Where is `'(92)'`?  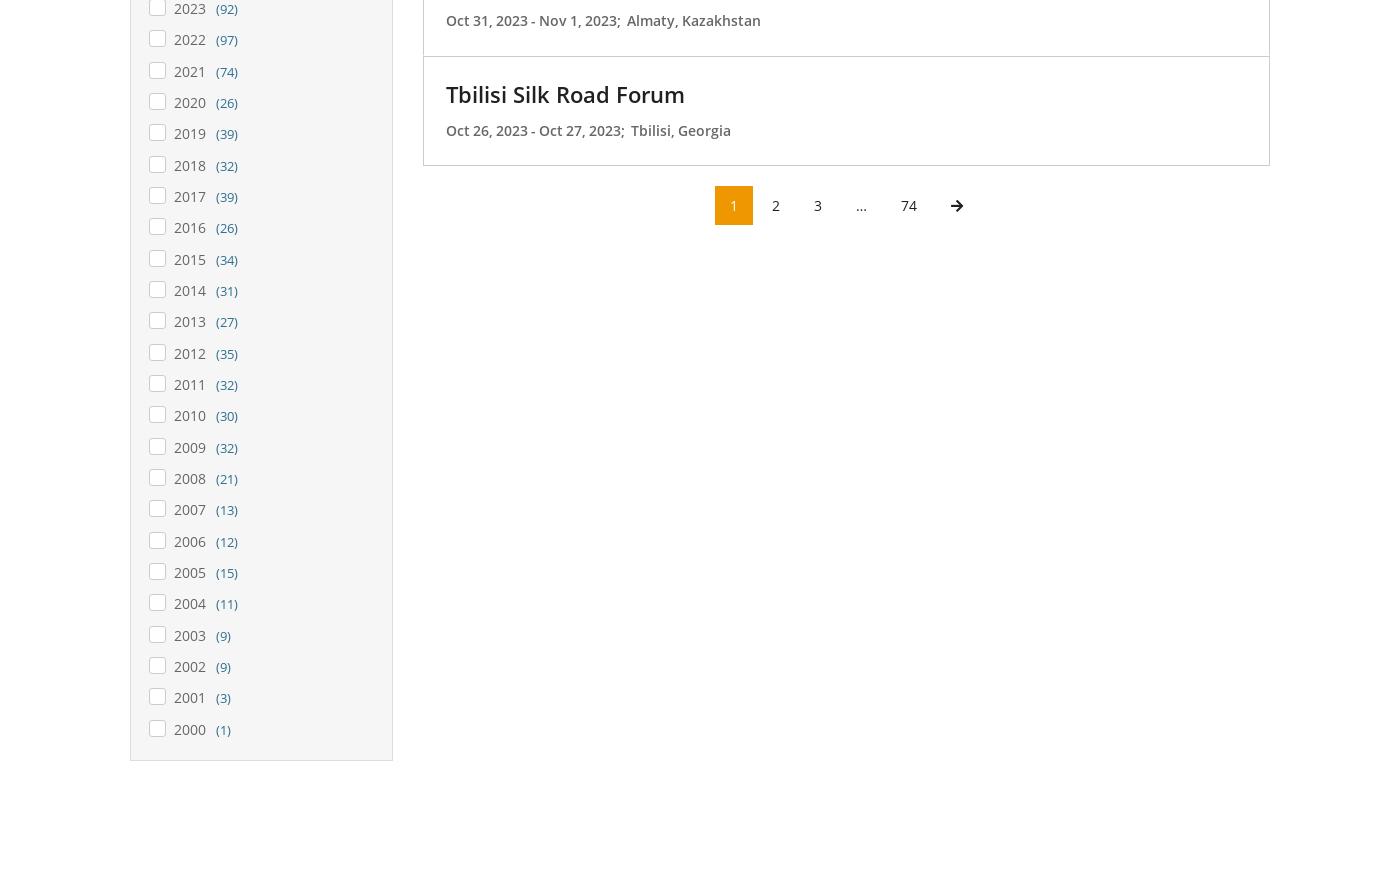
'(92)' is located at coordinates (225, 8).